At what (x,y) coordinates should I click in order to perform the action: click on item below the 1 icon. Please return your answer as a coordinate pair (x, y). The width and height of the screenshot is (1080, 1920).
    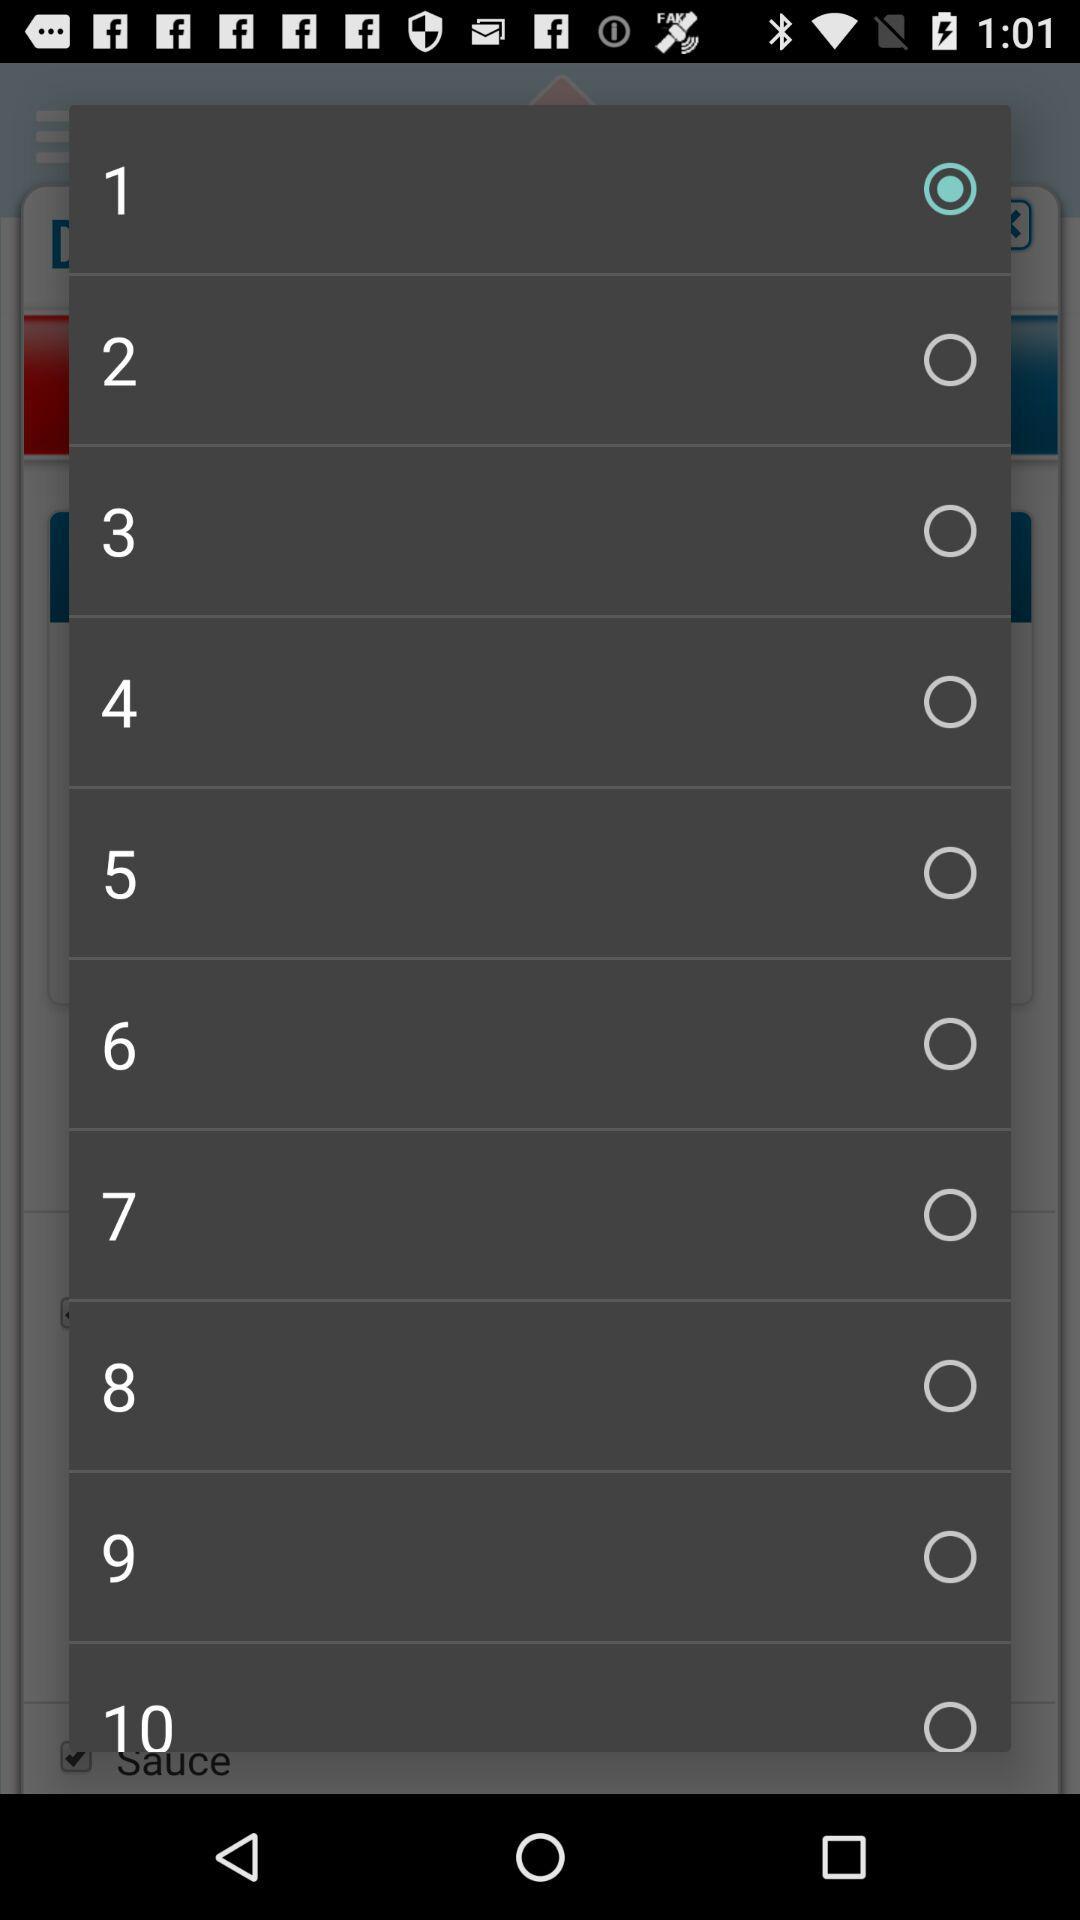
    Looking at the image, I should click on (540, 360).